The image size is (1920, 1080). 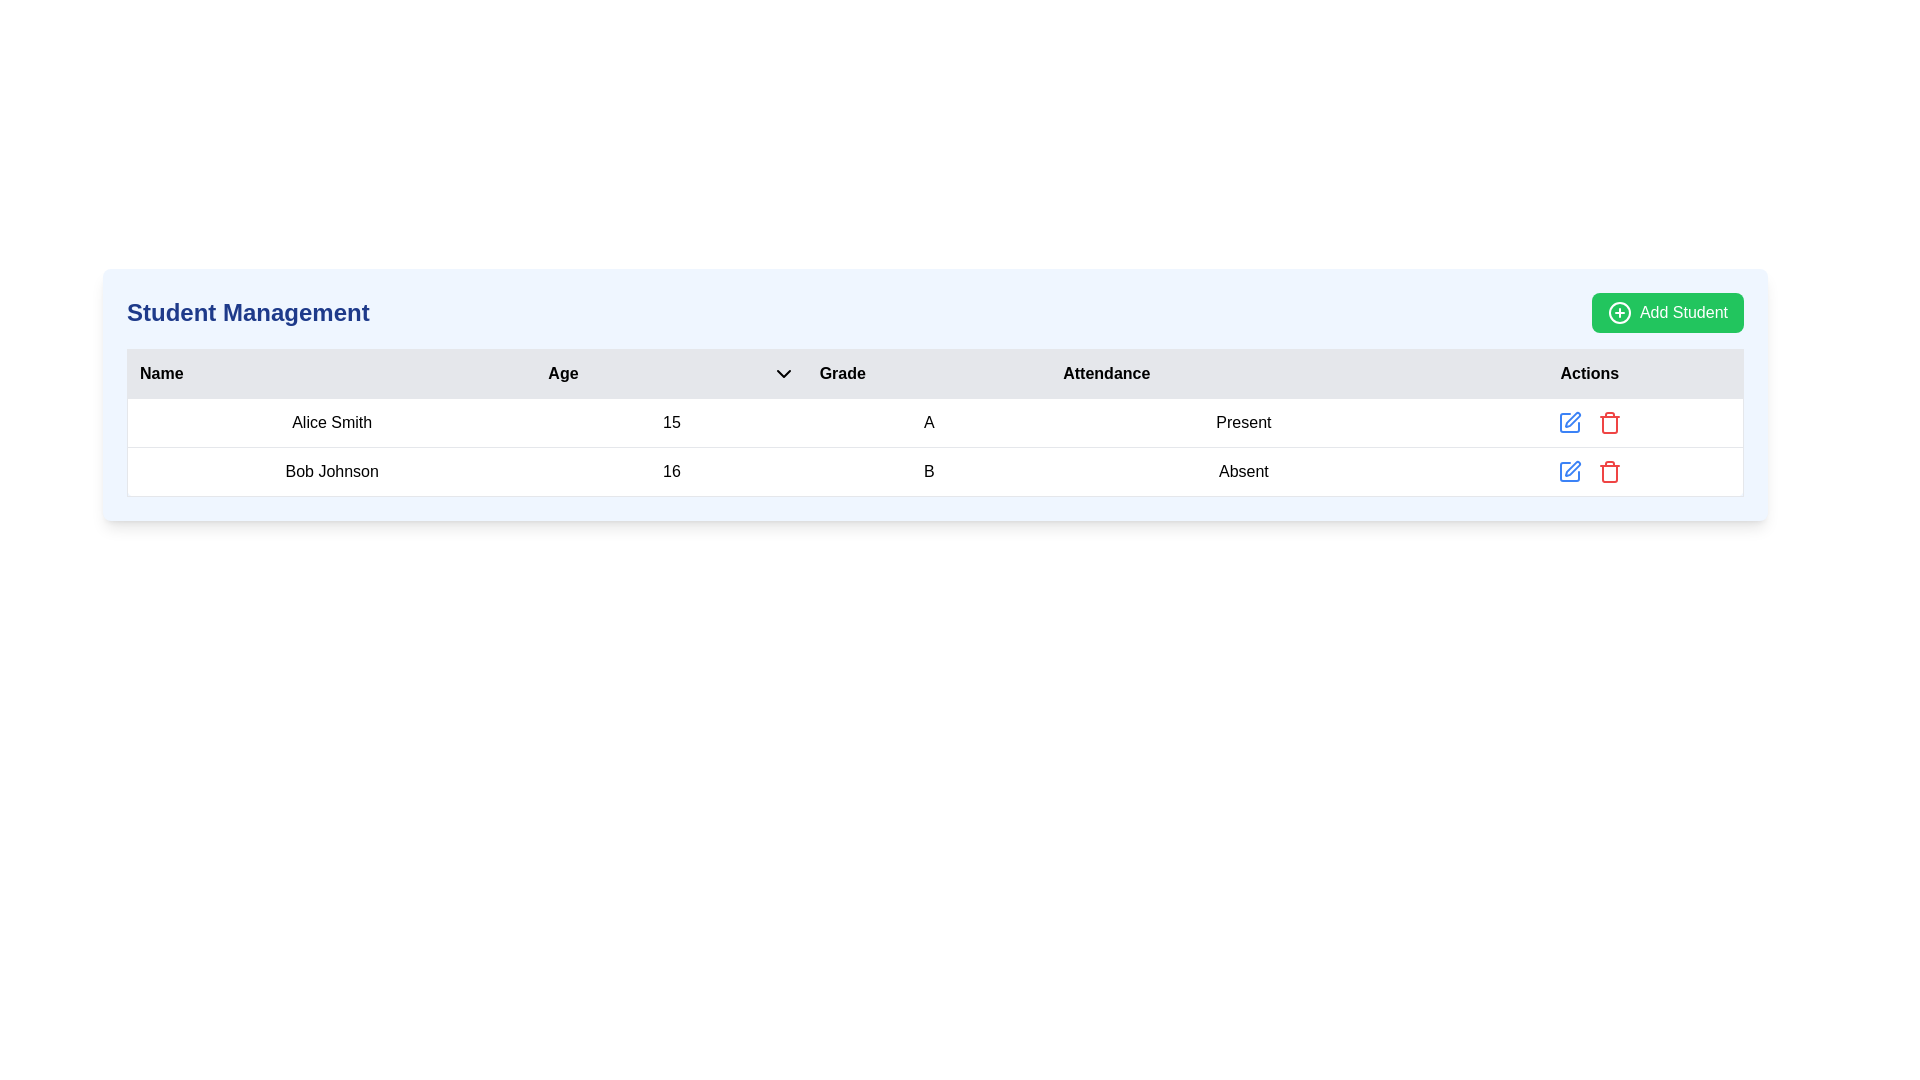 I want to click on the table cell containing the letter 'B' in the third column of the second row, which represents the grade for 'Bob Johnson', so click(x=934, y=471).